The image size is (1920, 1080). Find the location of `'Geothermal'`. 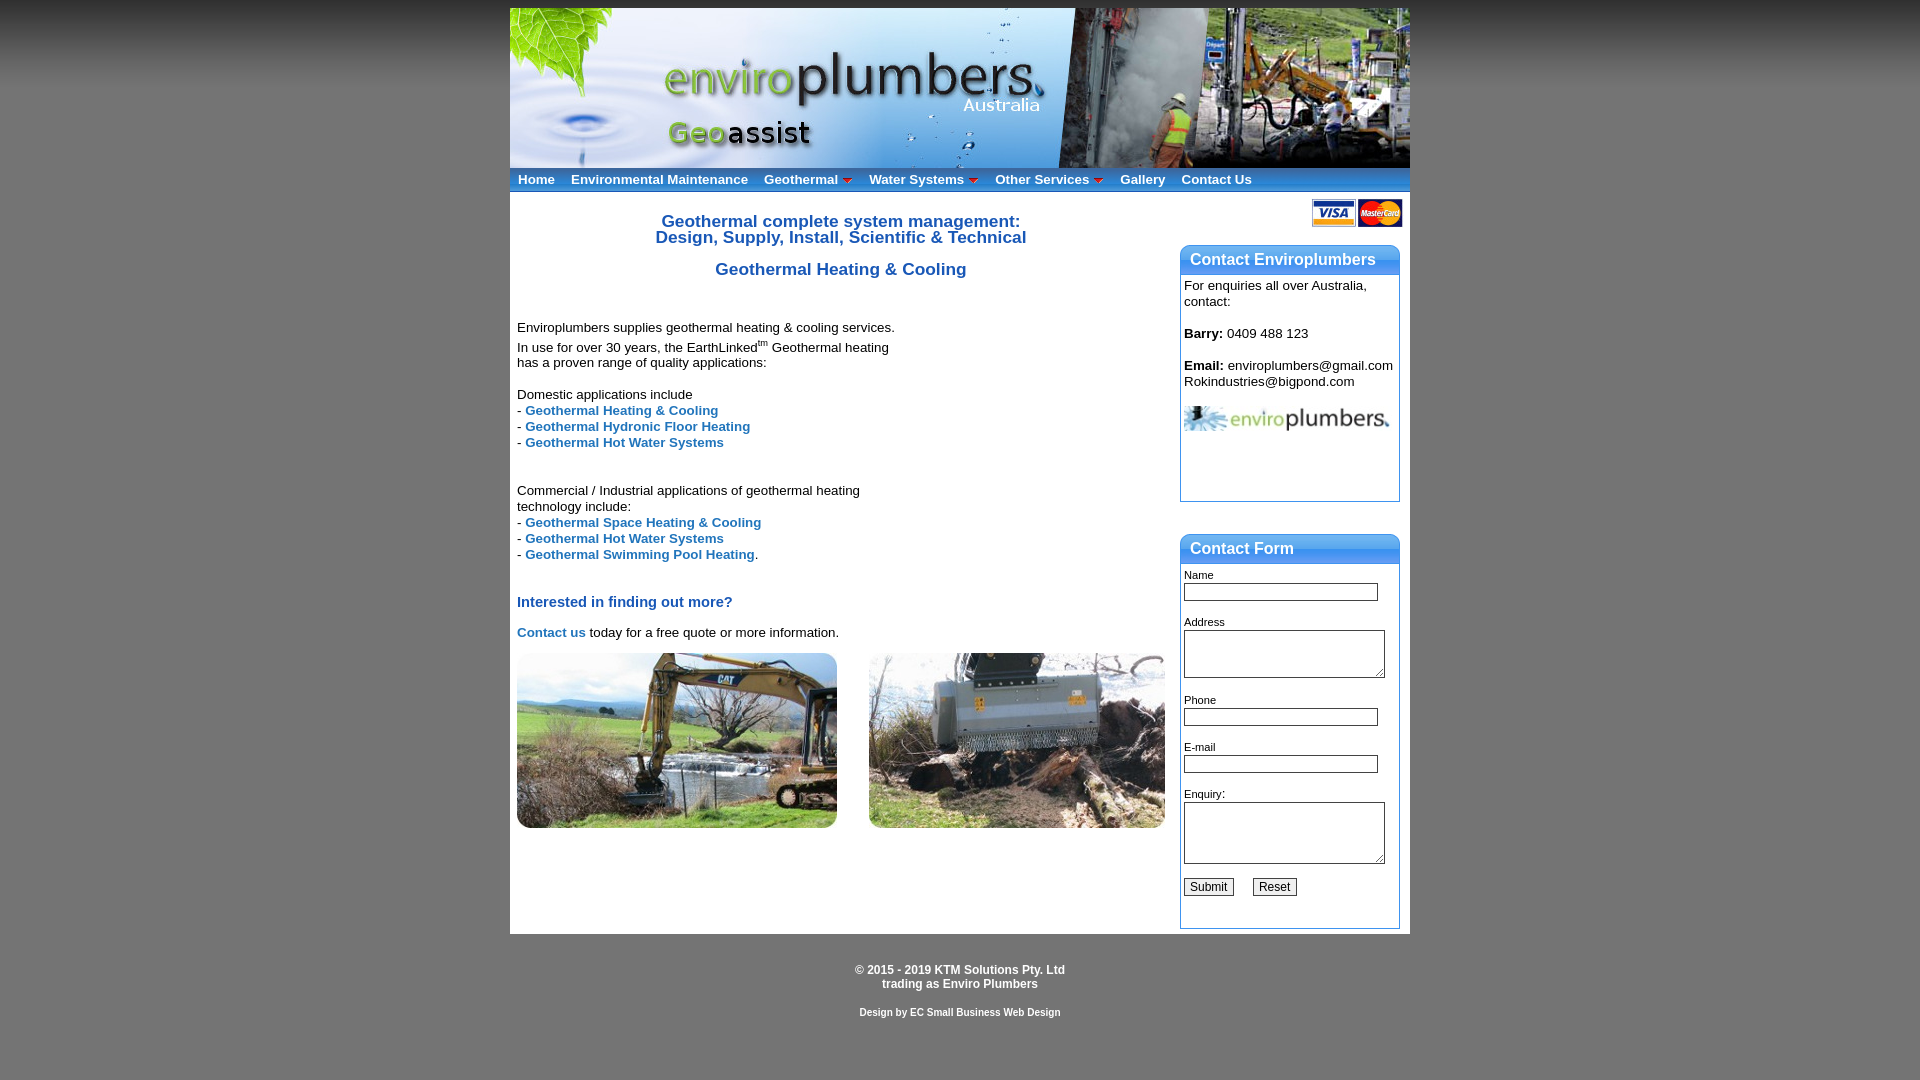

'Geothermal' is located at coordinates (754, 178).